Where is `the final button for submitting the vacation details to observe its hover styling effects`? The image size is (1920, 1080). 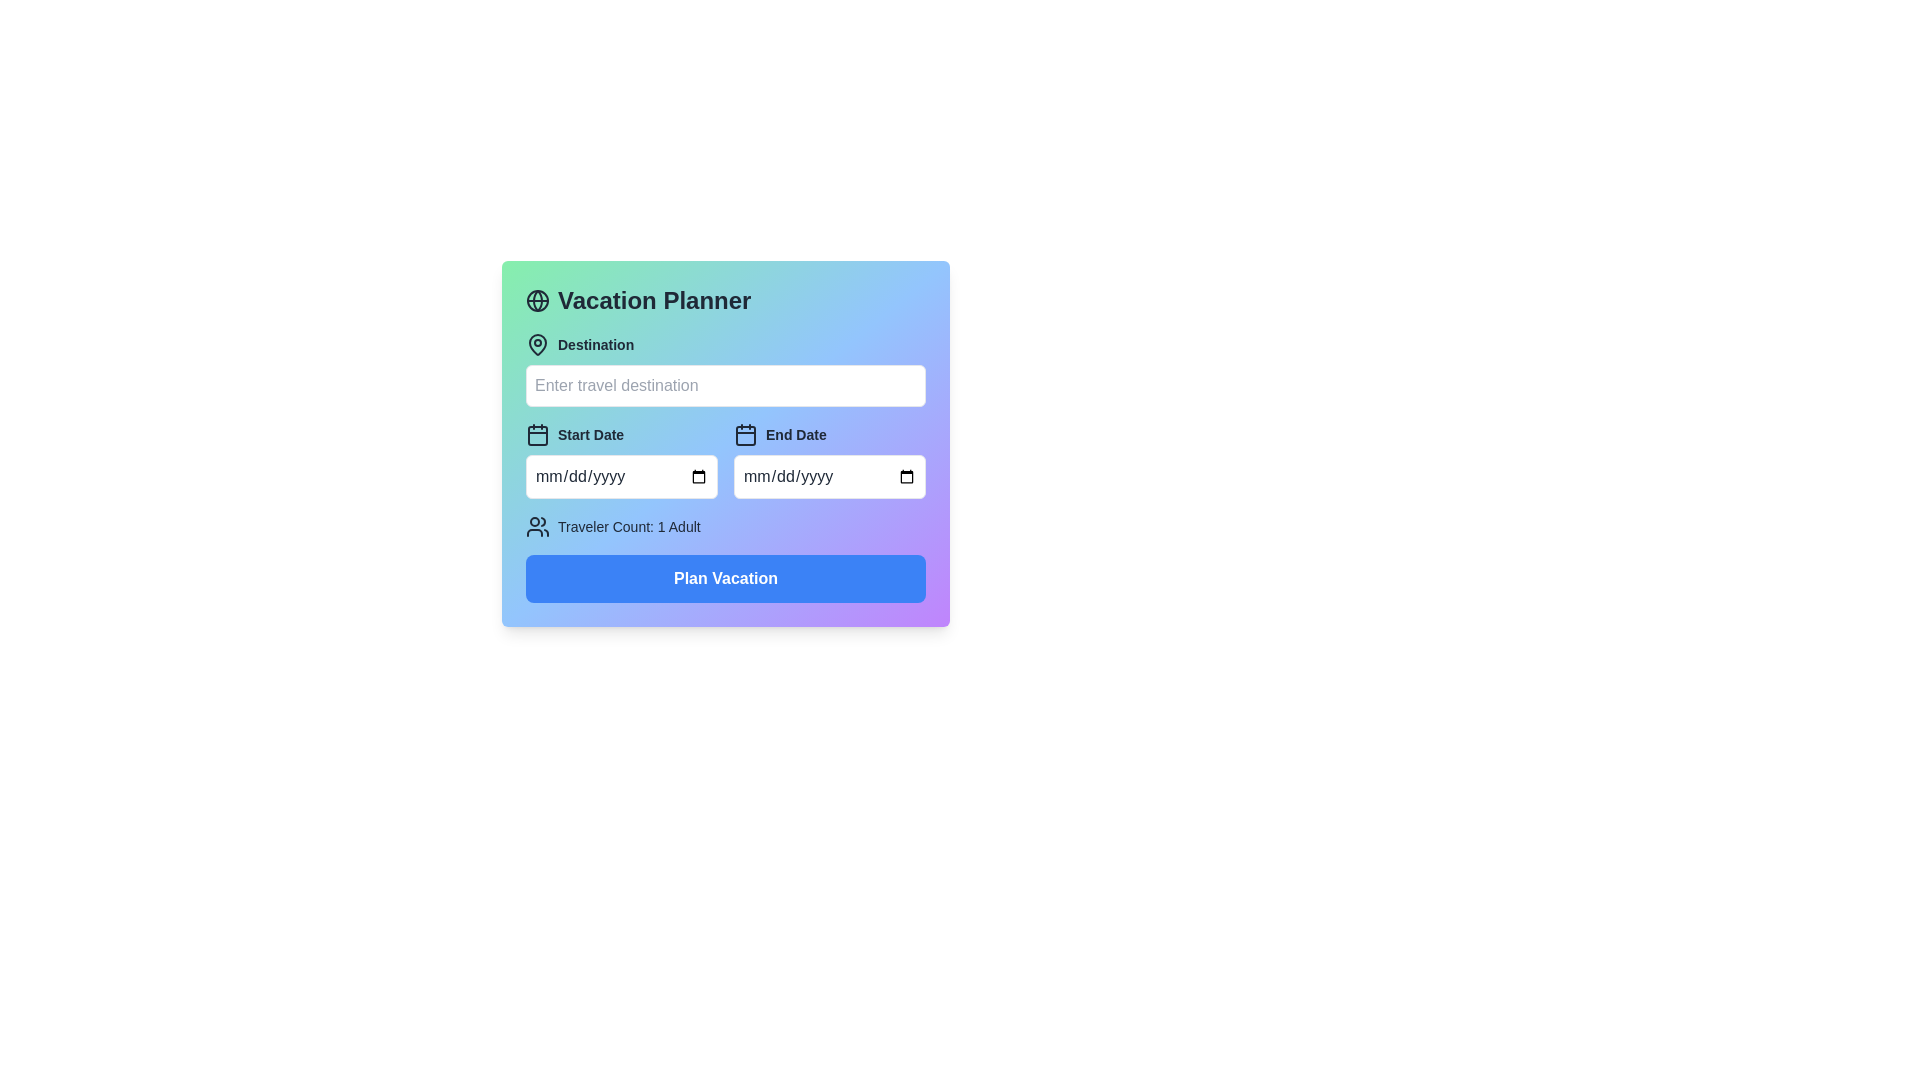
the final button for submitting the vacation details to observe its hover styling effects is located at coordinates (724, 578).